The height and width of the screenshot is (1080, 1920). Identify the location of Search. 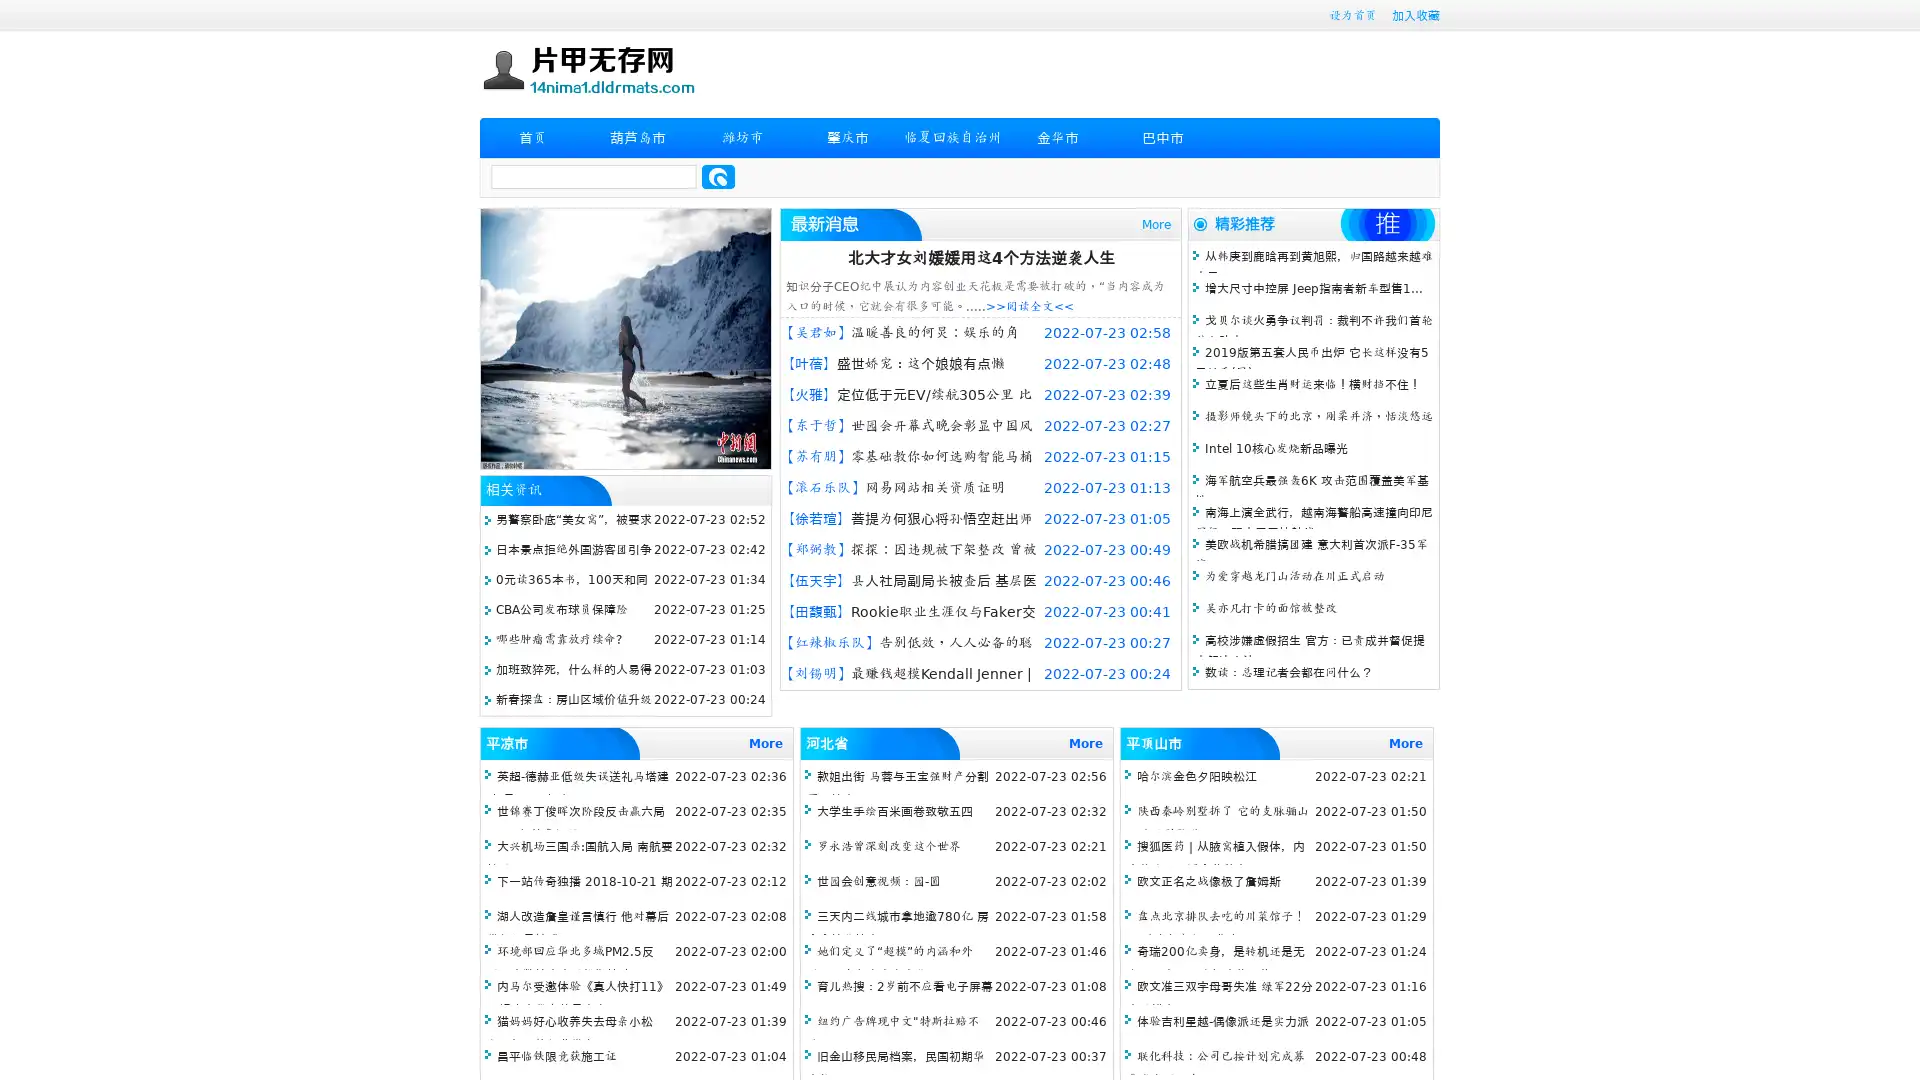
(718, 176).